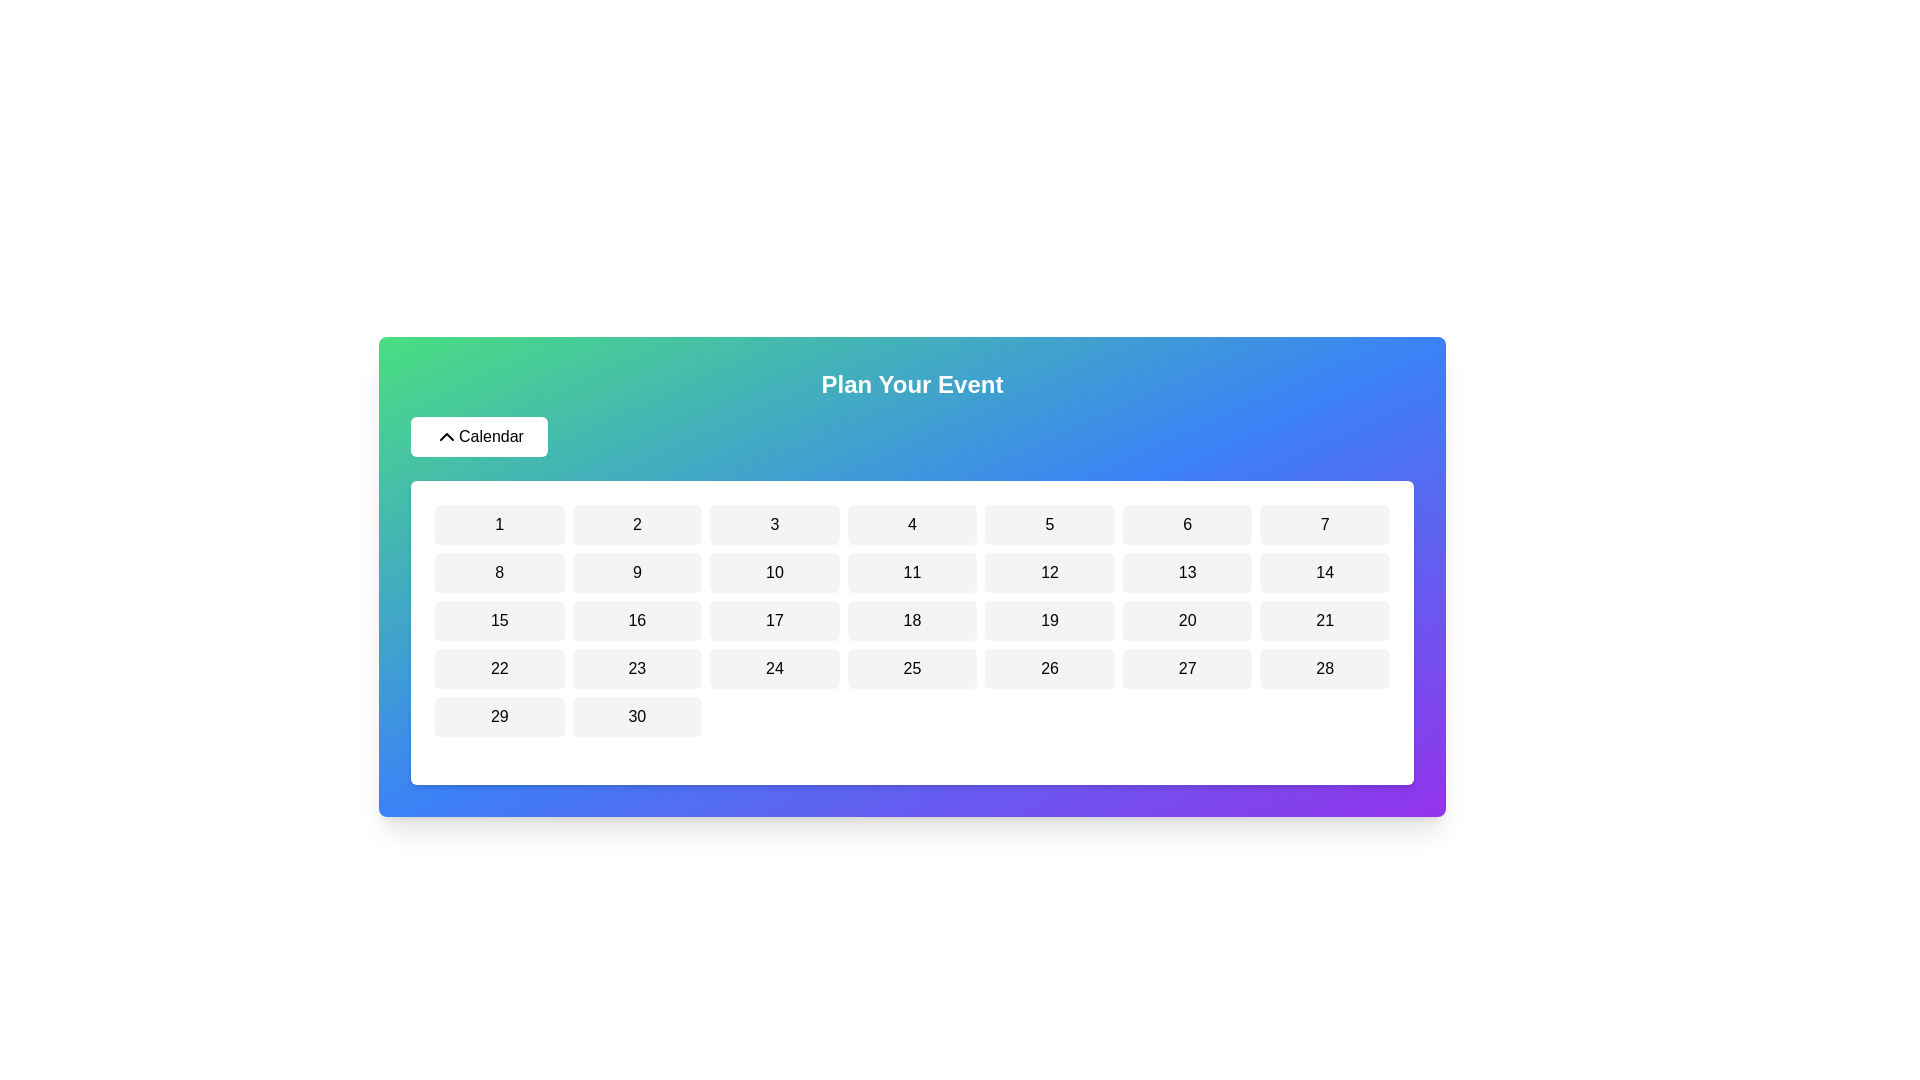 This screenshot has height=1080, width=1920. Describe the element at coordinates (1187, 523) in the screenshot. I see `the sixth button in the first row of the grid layout, located below the 'Plan Your Event' header` at that location.